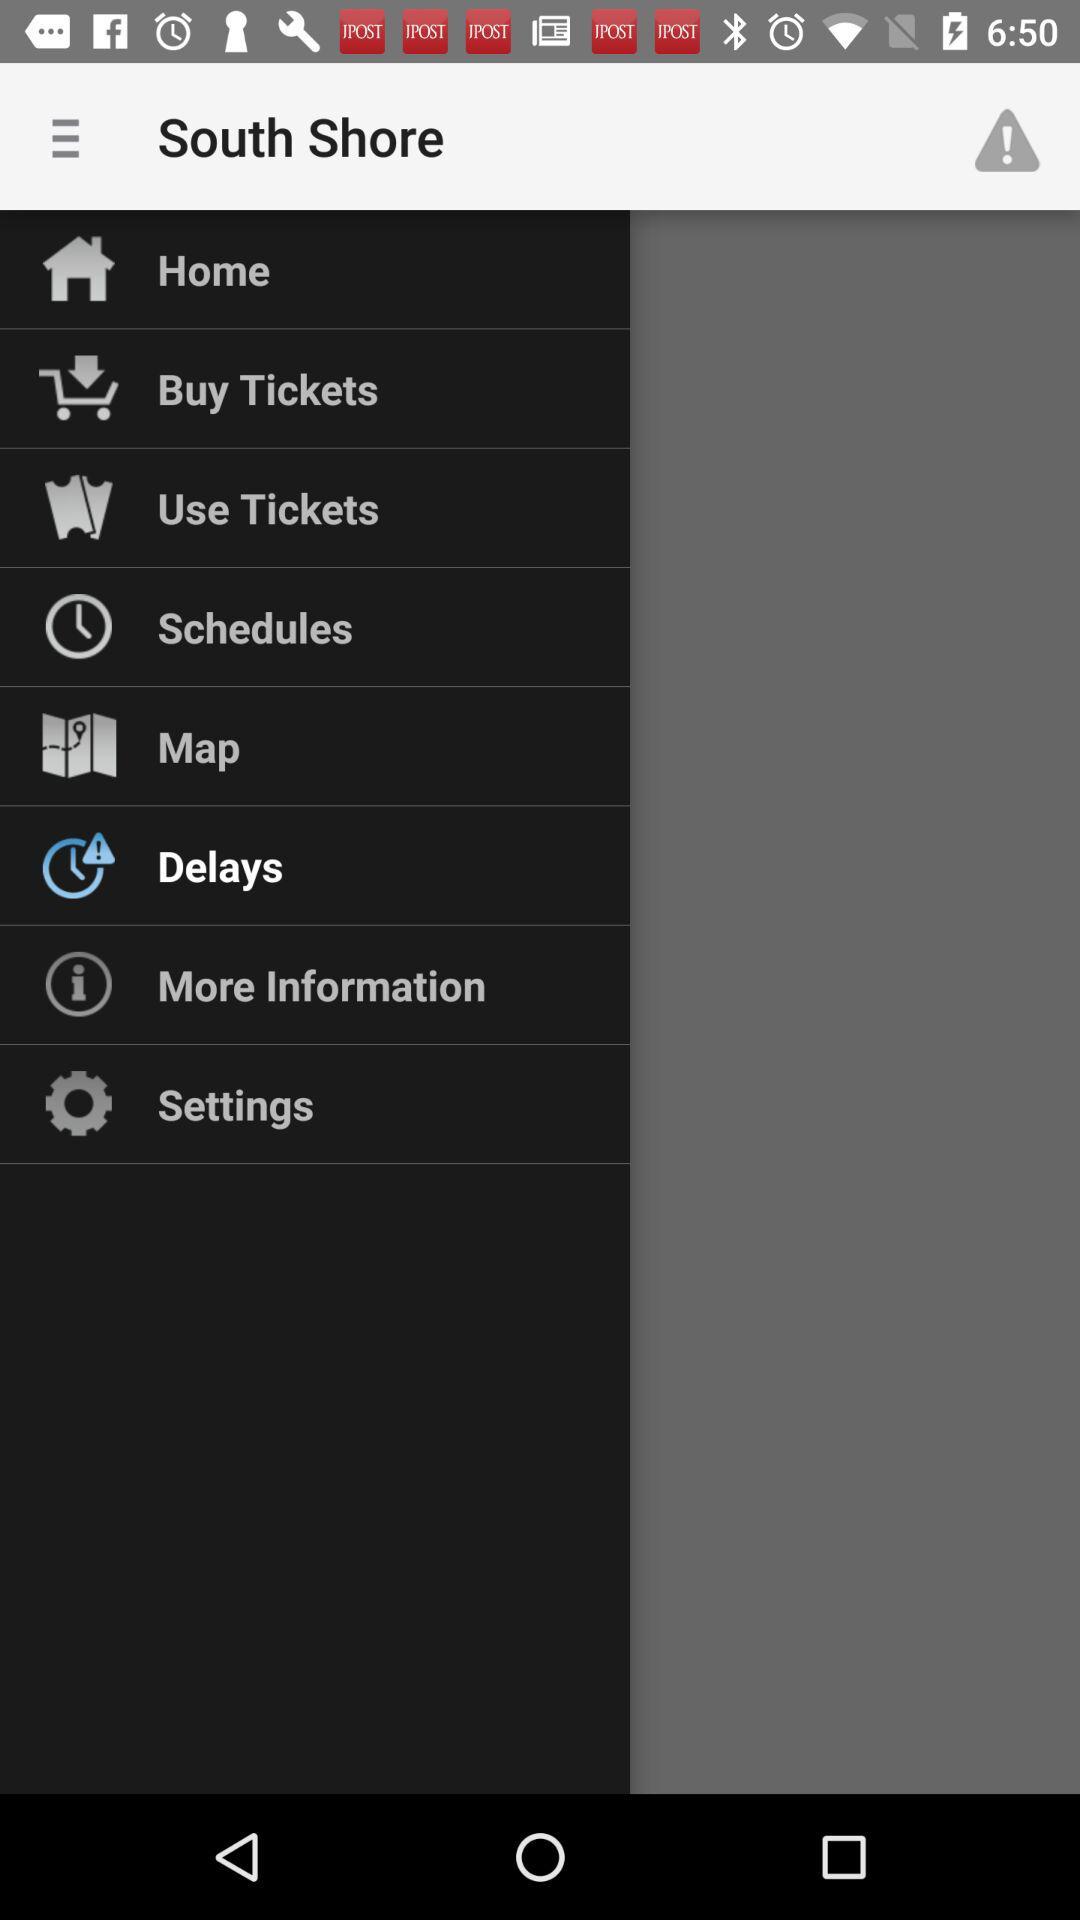 The height and width of the screenshot is (1920, 1080). What do you see at coordinates (72, 135) in the screenshot?
I see `icon next to home item` at bounding box center [72, 135].